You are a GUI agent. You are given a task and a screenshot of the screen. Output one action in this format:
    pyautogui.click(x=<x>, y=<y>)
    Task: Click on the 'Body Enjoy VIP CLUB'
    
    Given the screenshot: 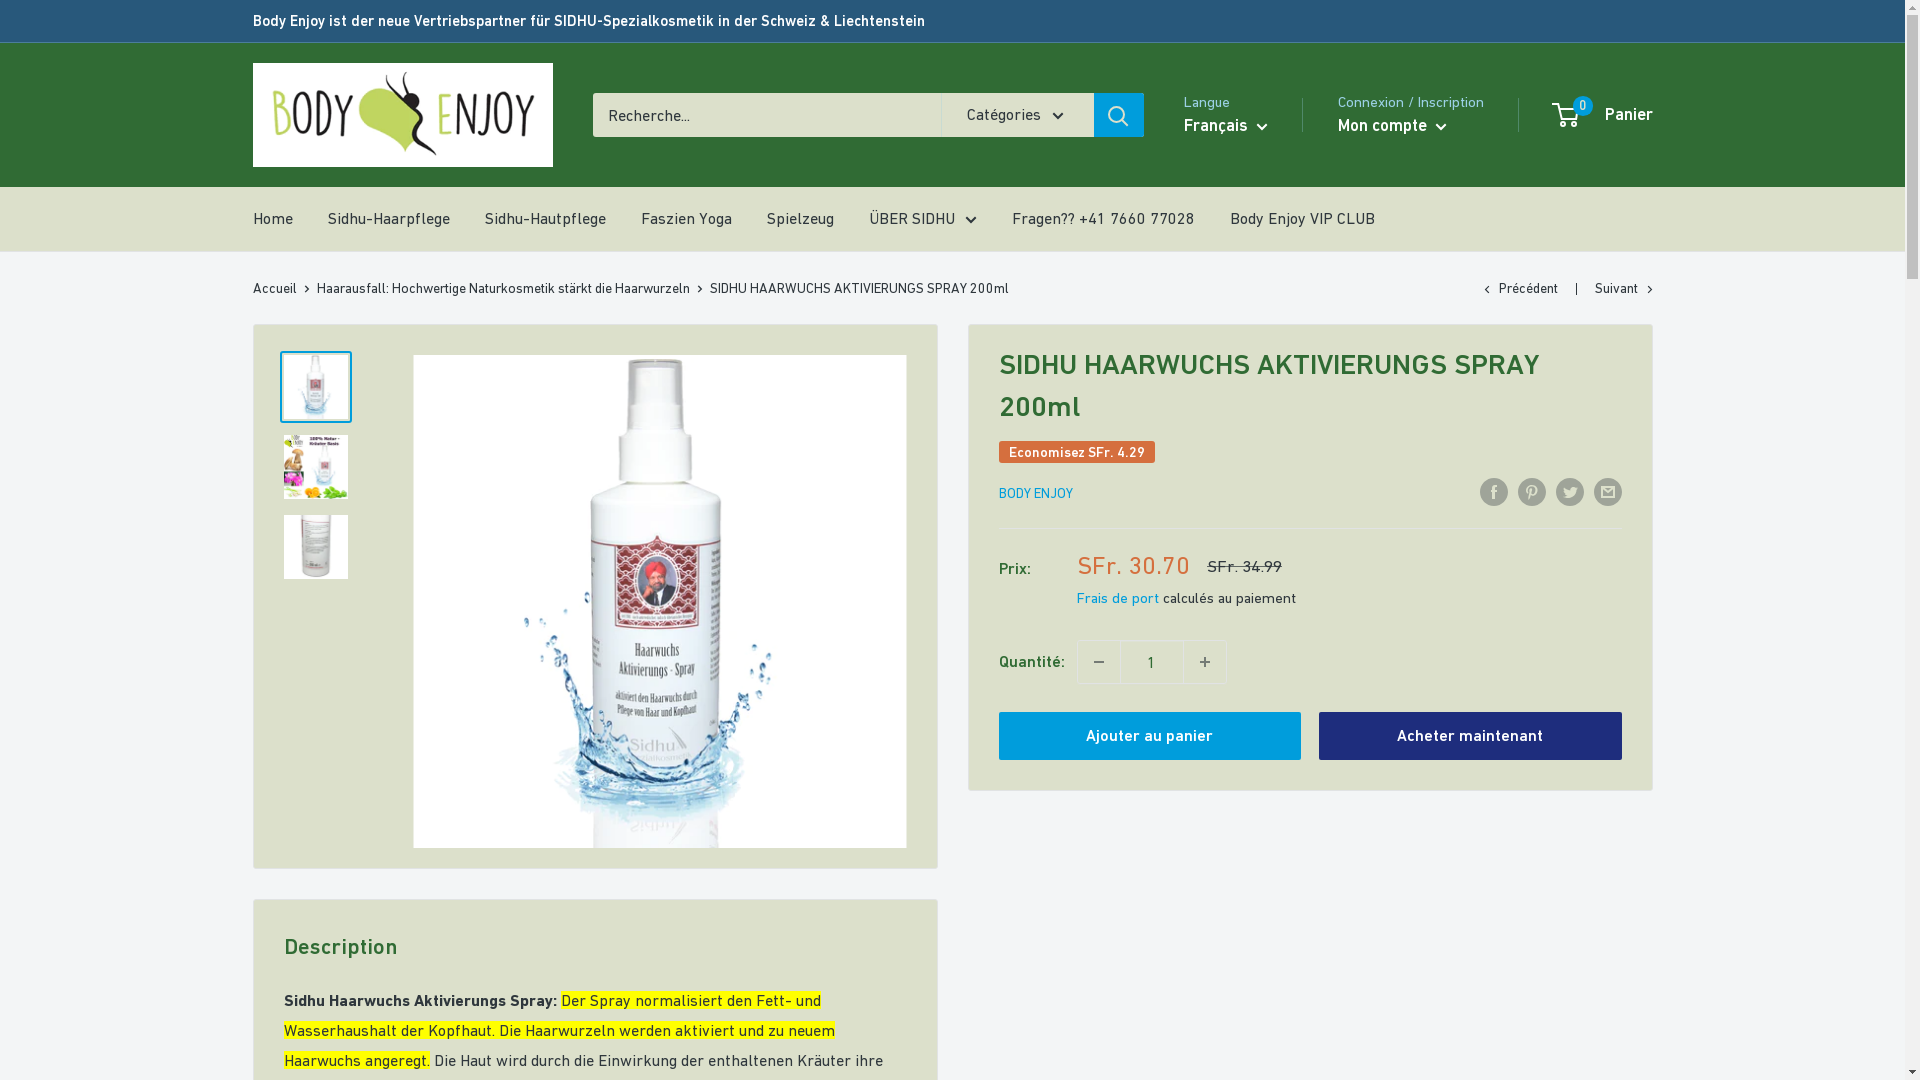 What is the action you would take?
    pyautogui.click(x=1302, y=219)
    